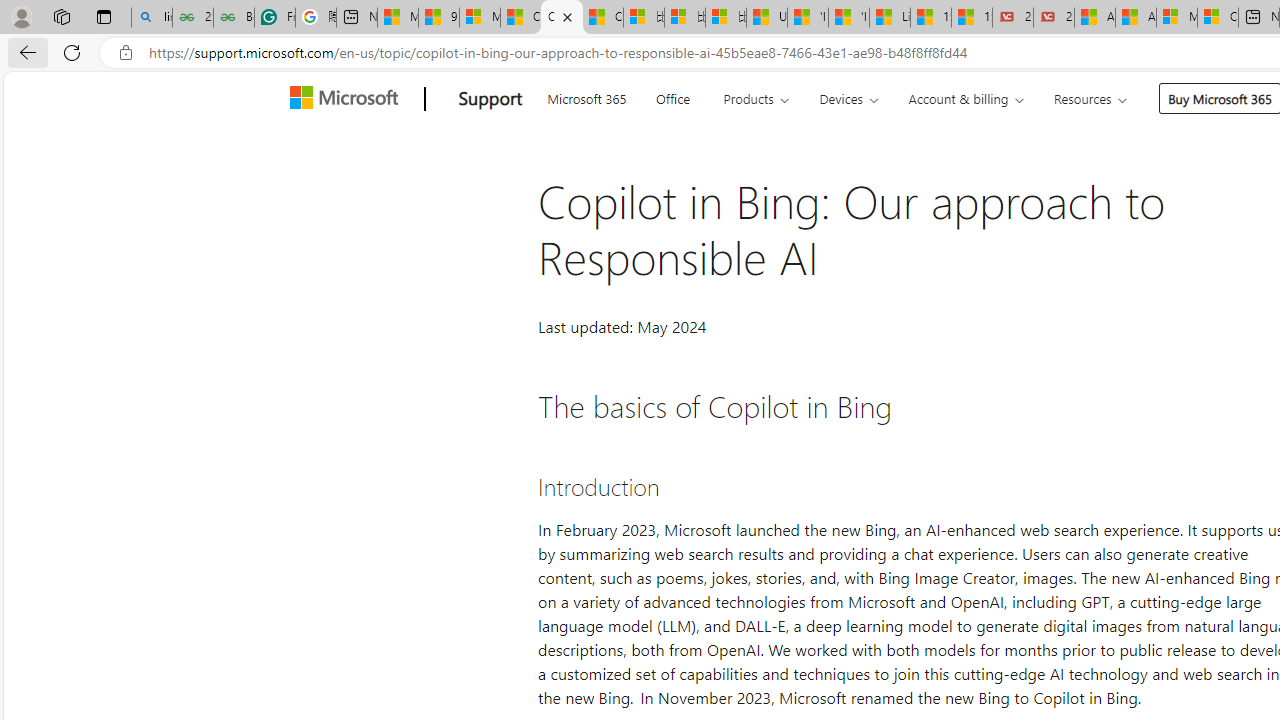 This screenshot has width=1280, height=720. What do you see at coordinates (274, 17) in the screenshot?
I see `'Free AI Writing Assistance for Students | Grammarly'` at bounding box center [274, 17].